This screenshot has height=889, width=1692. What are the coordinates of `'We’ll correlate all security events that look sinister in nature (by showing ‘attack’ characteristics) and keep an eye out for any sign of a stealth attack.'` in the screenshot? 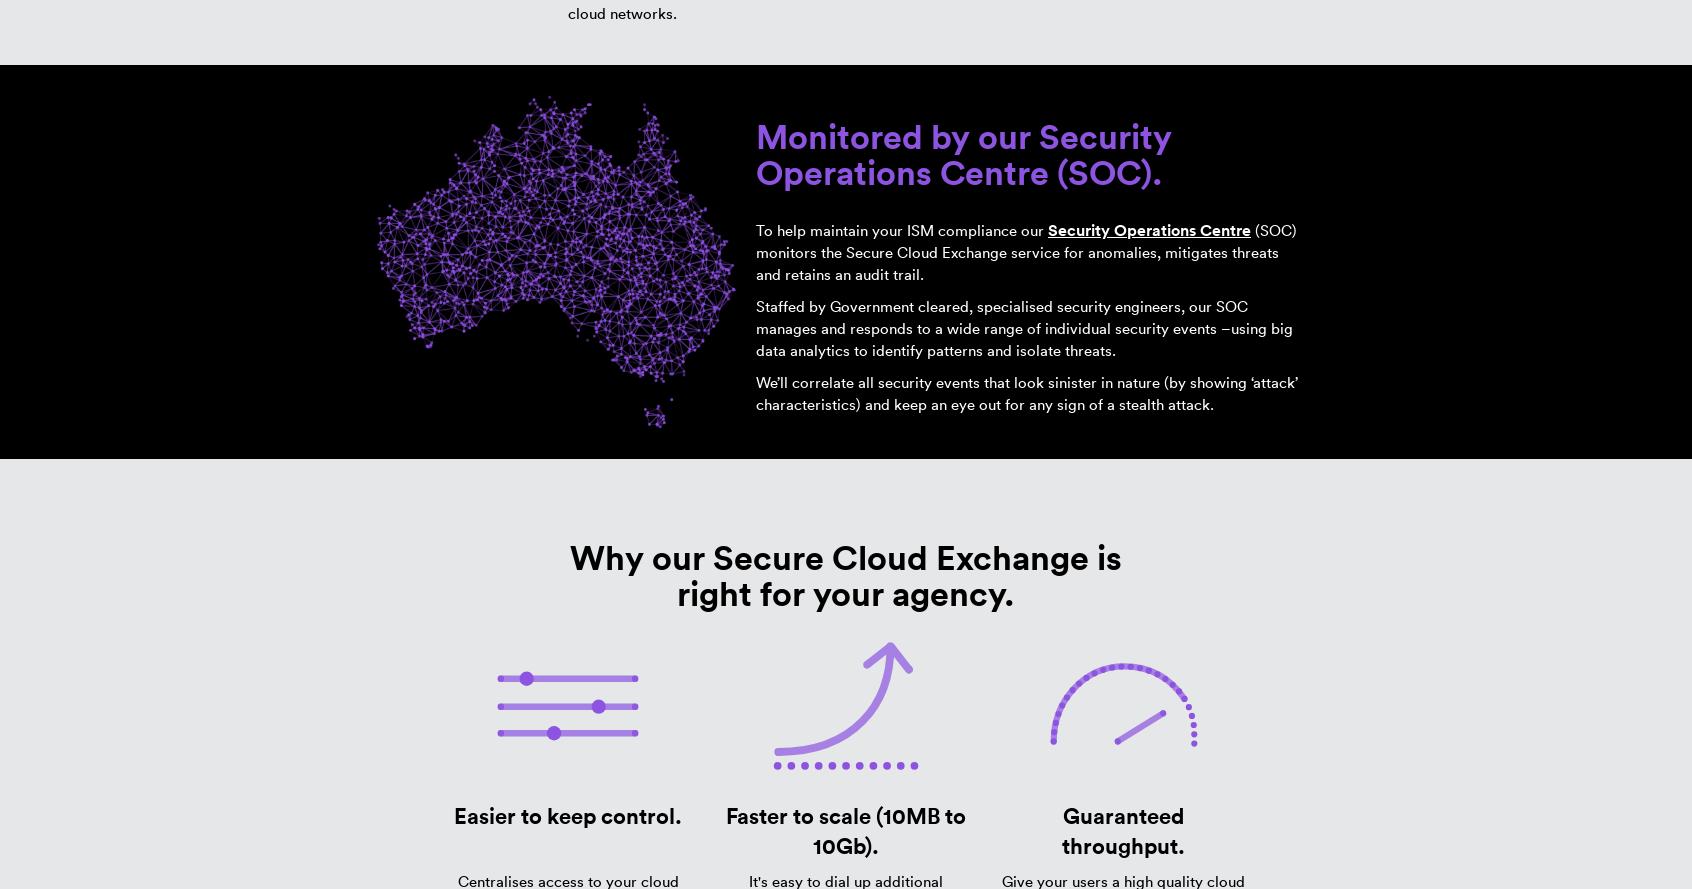 It's located at (1026, 393).